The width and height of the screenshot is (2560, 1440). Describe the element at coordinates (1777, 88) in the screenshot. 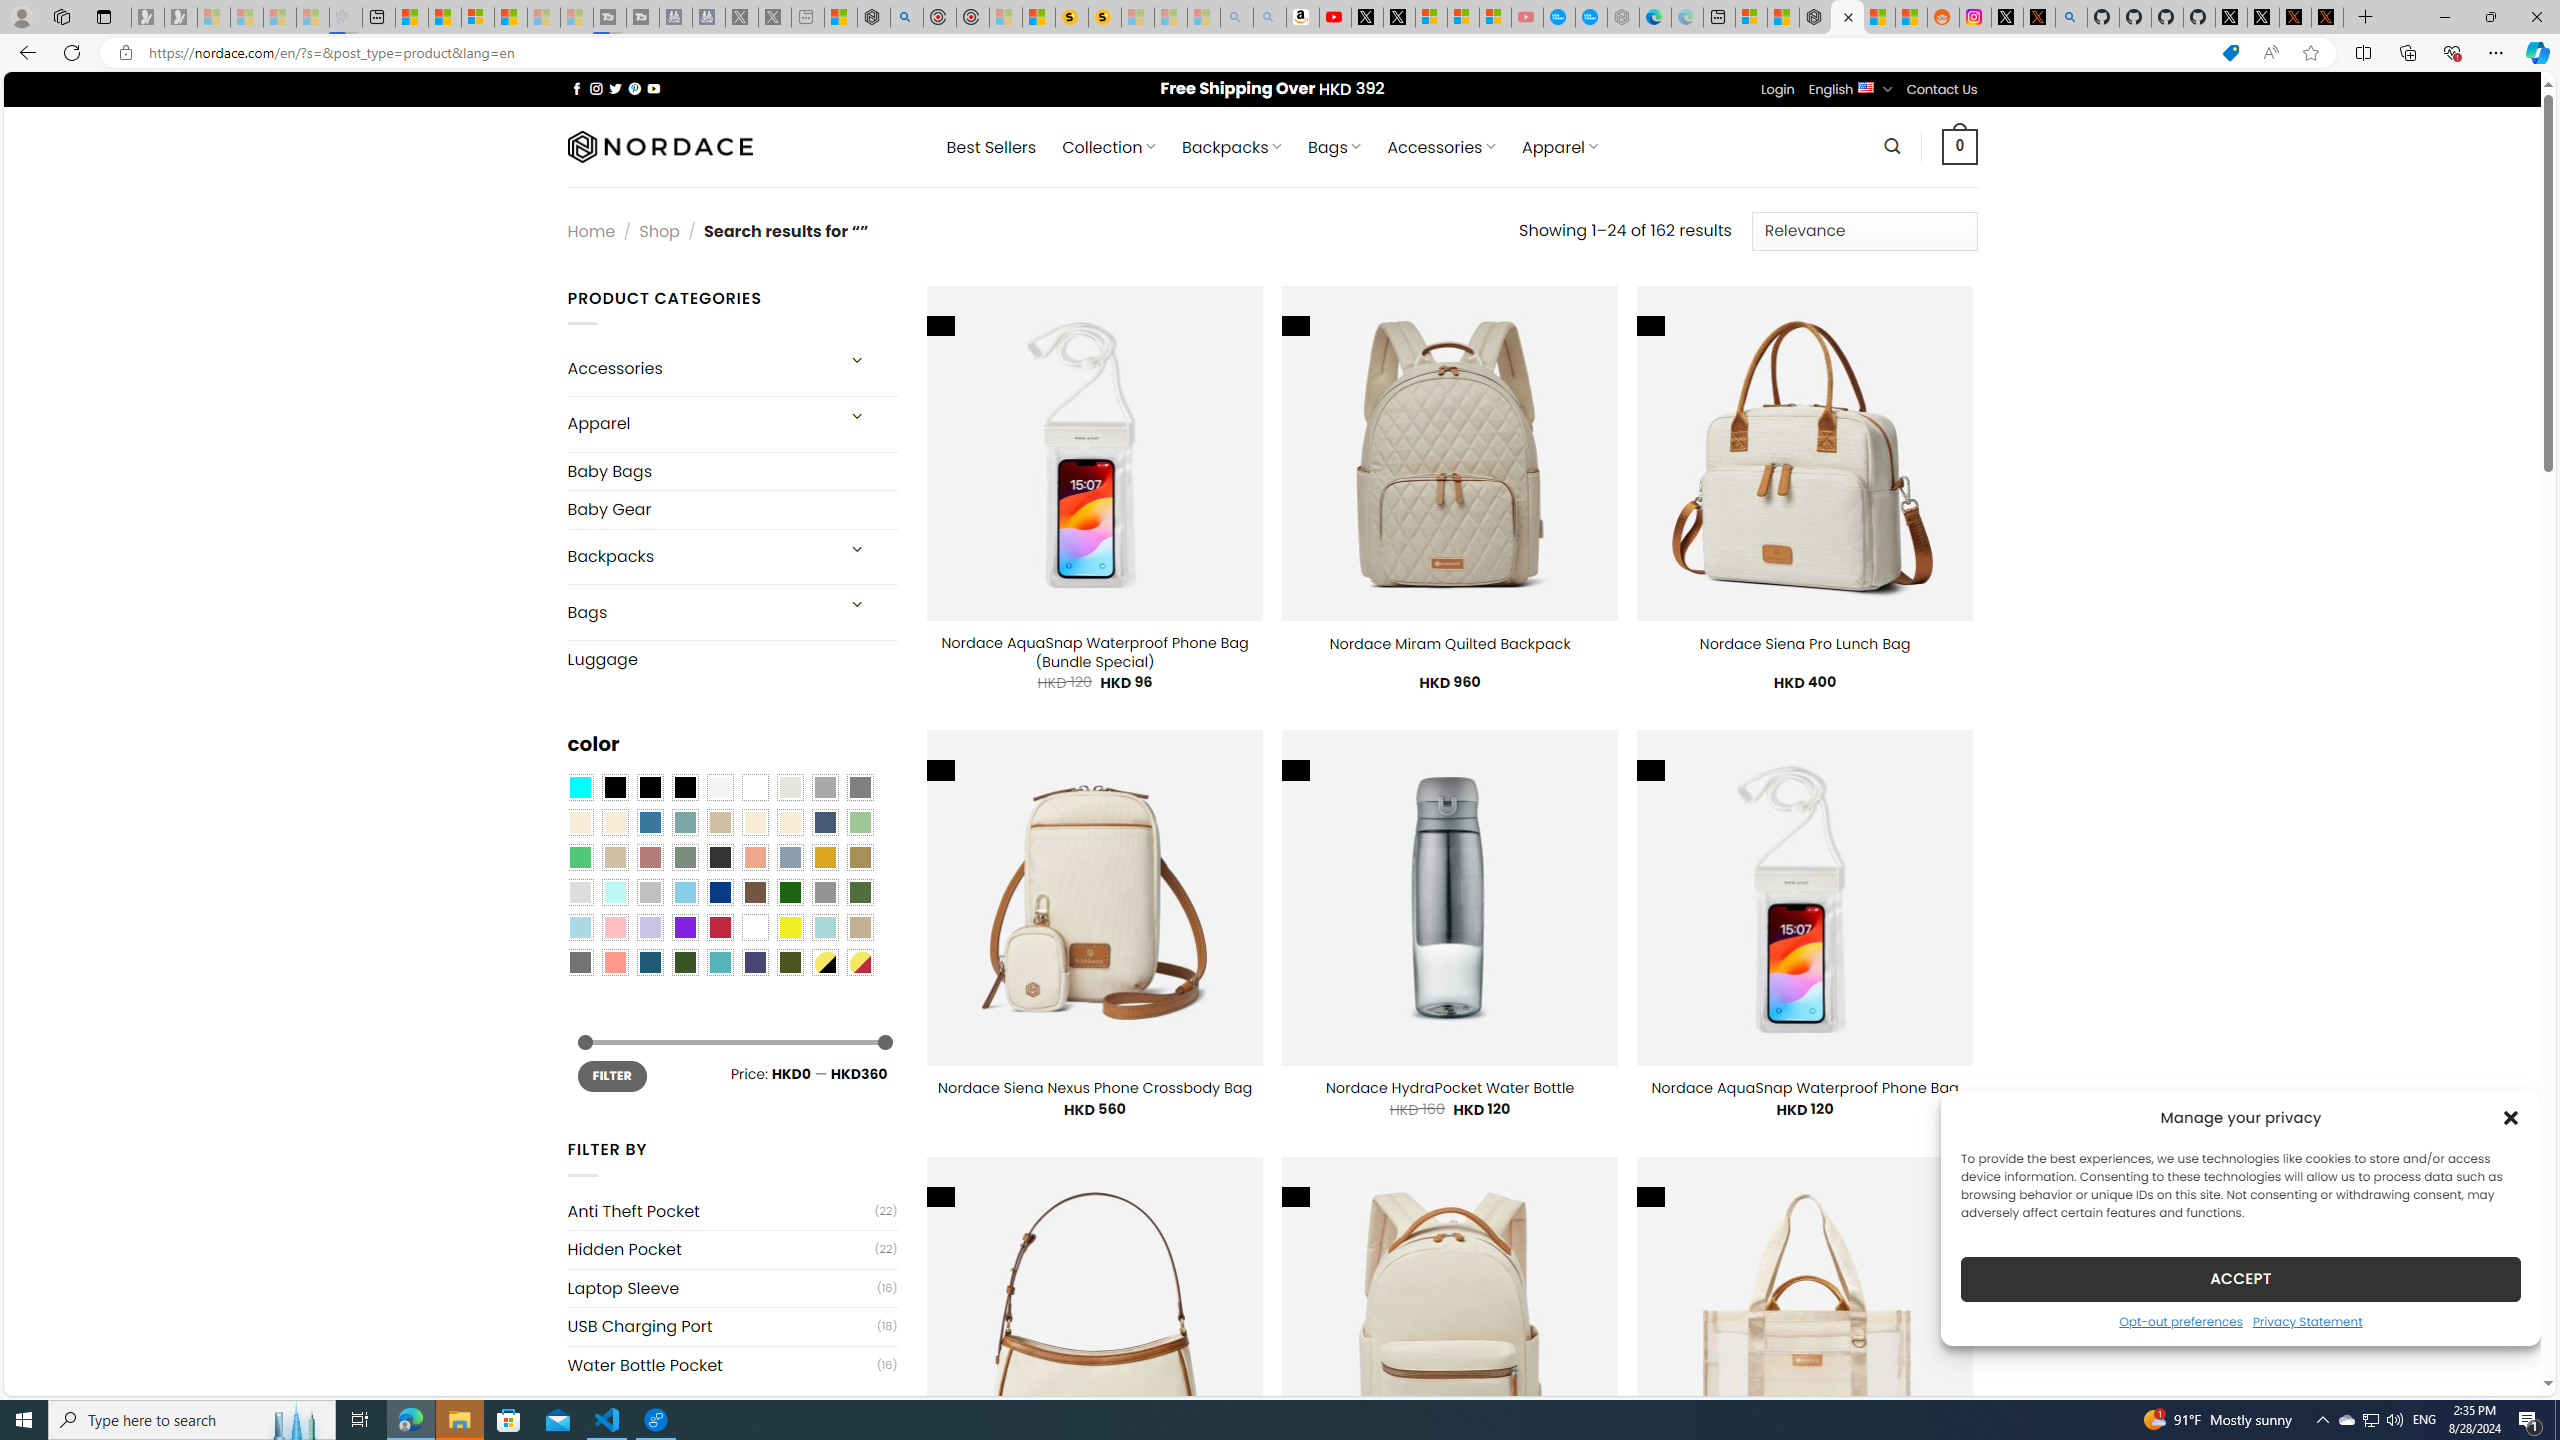

I see `'Login'` at that location.